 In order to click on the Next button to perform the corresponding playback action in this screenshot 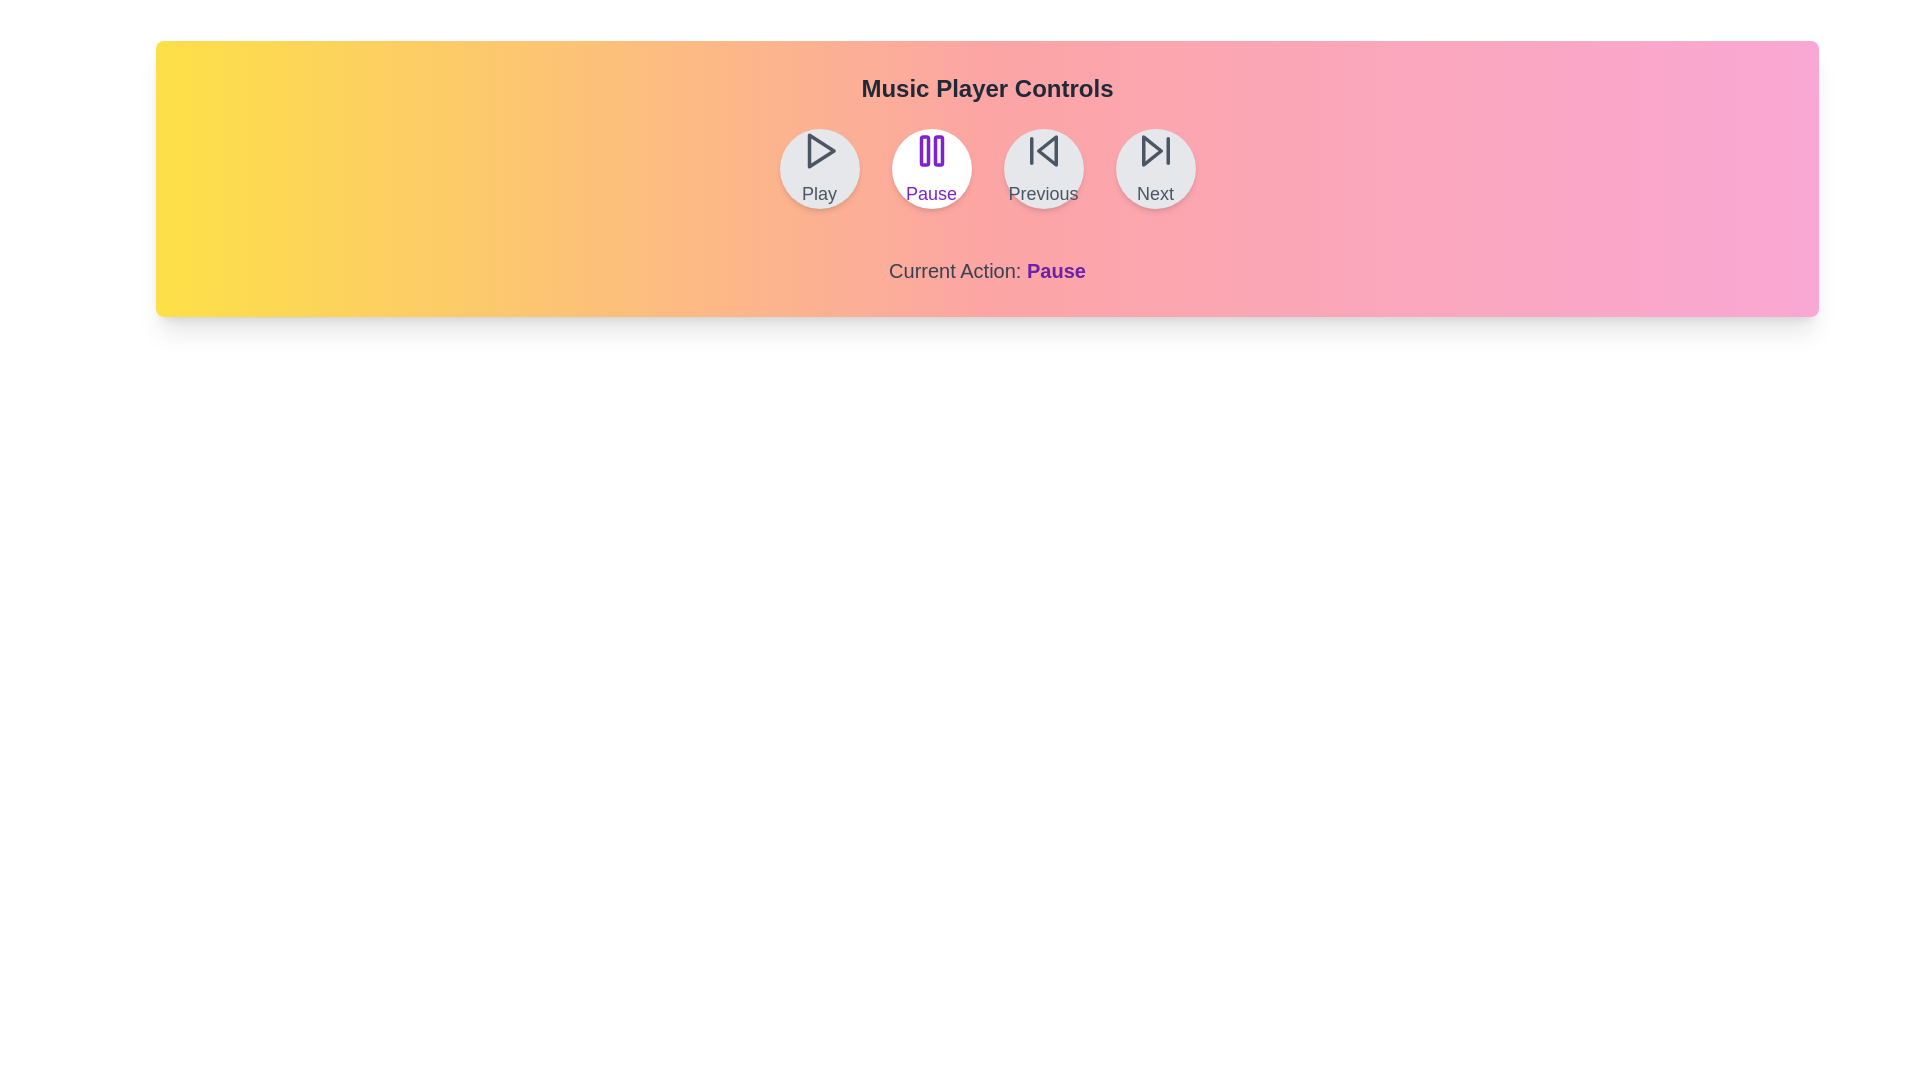, I will do `click(1155, 168)`.